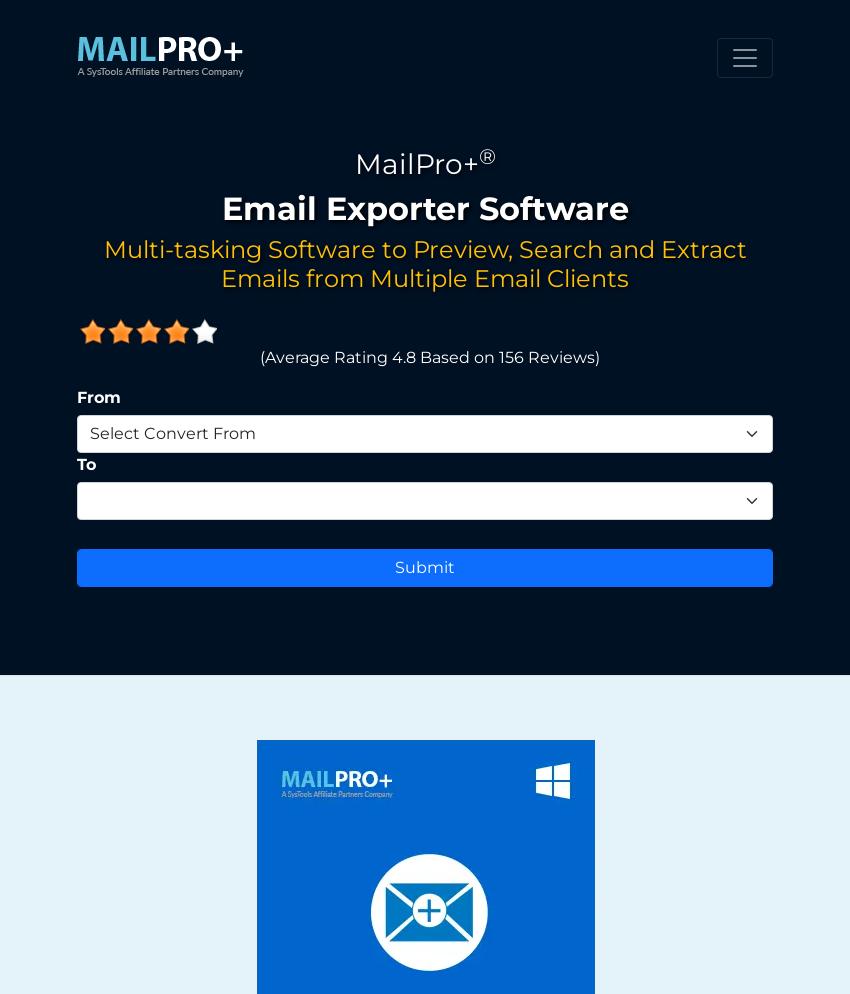 This screenshot has width=850, height=994. I want to click on 'Browse File From Local Storage & Click Add', so click(302, 123).